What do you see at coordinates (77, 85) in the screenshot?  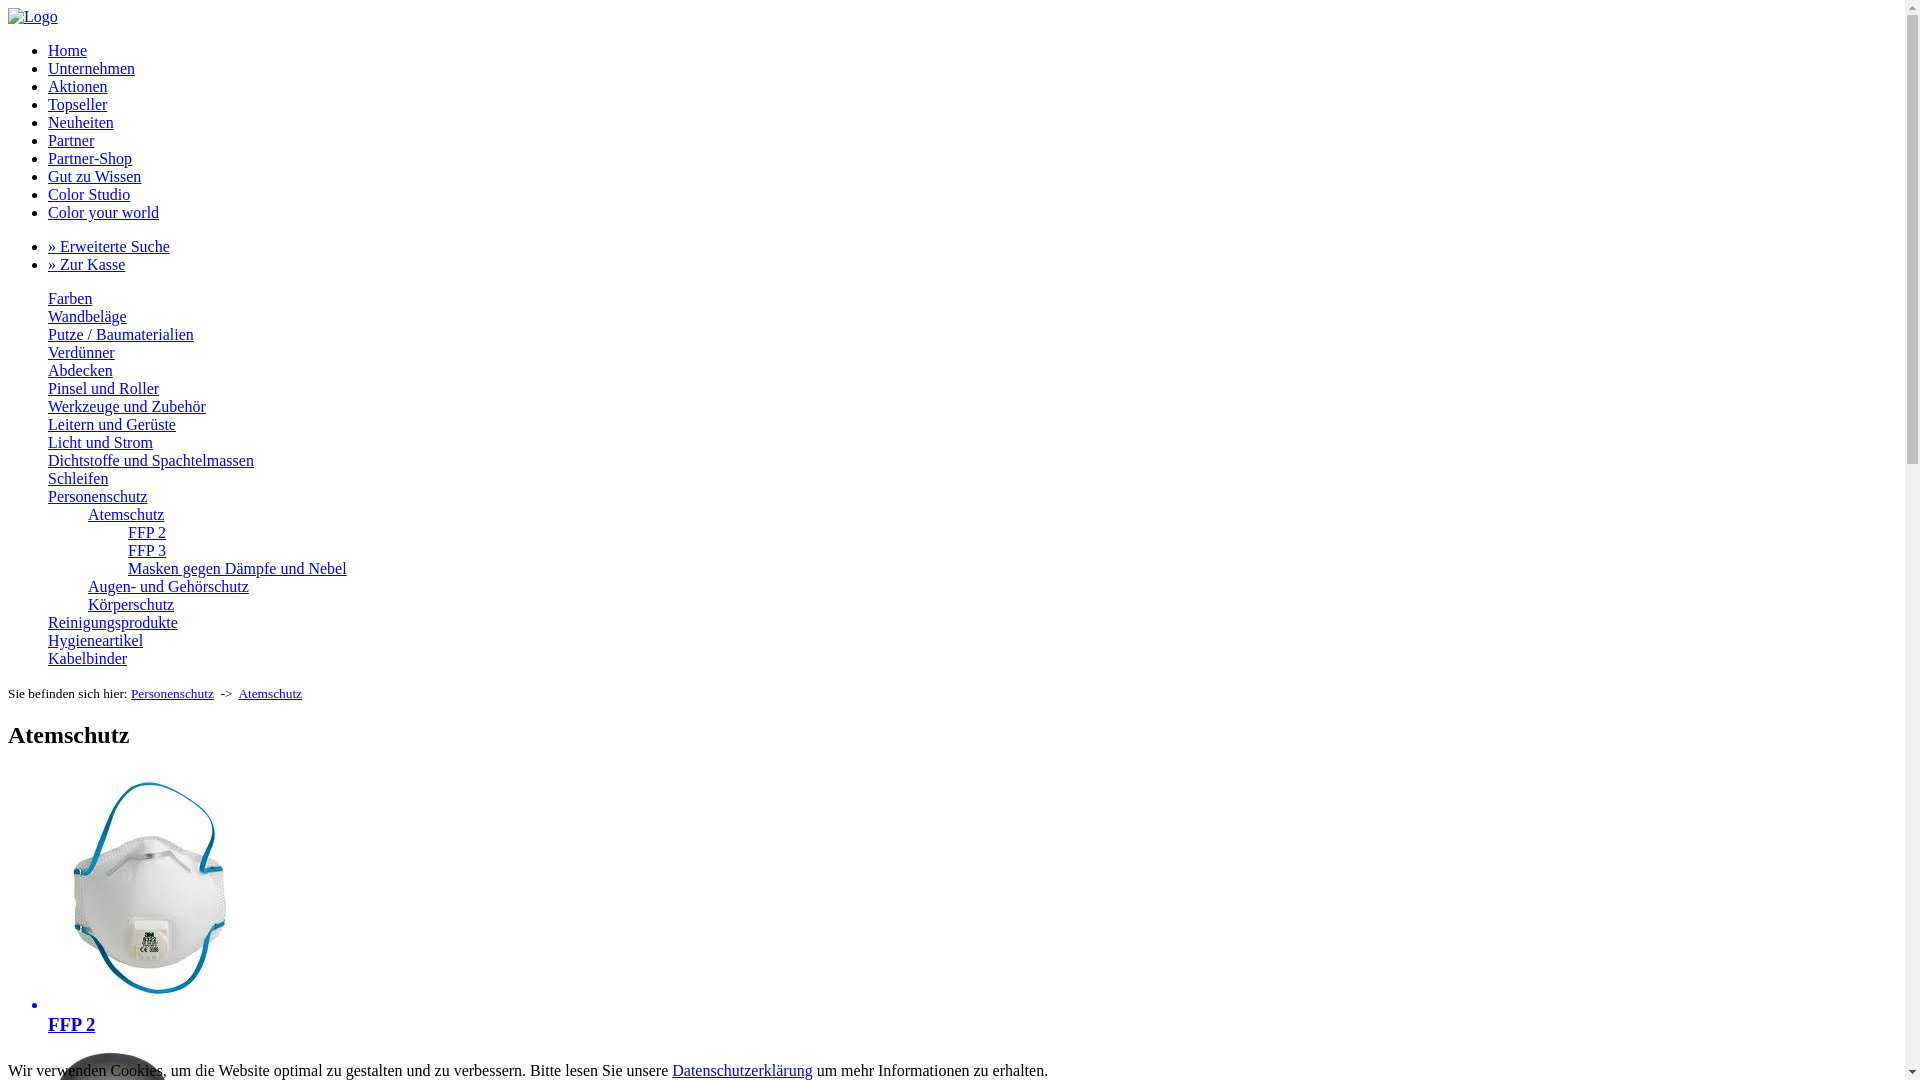 I see `'Aktionen'` at bounding box center [77, 85].